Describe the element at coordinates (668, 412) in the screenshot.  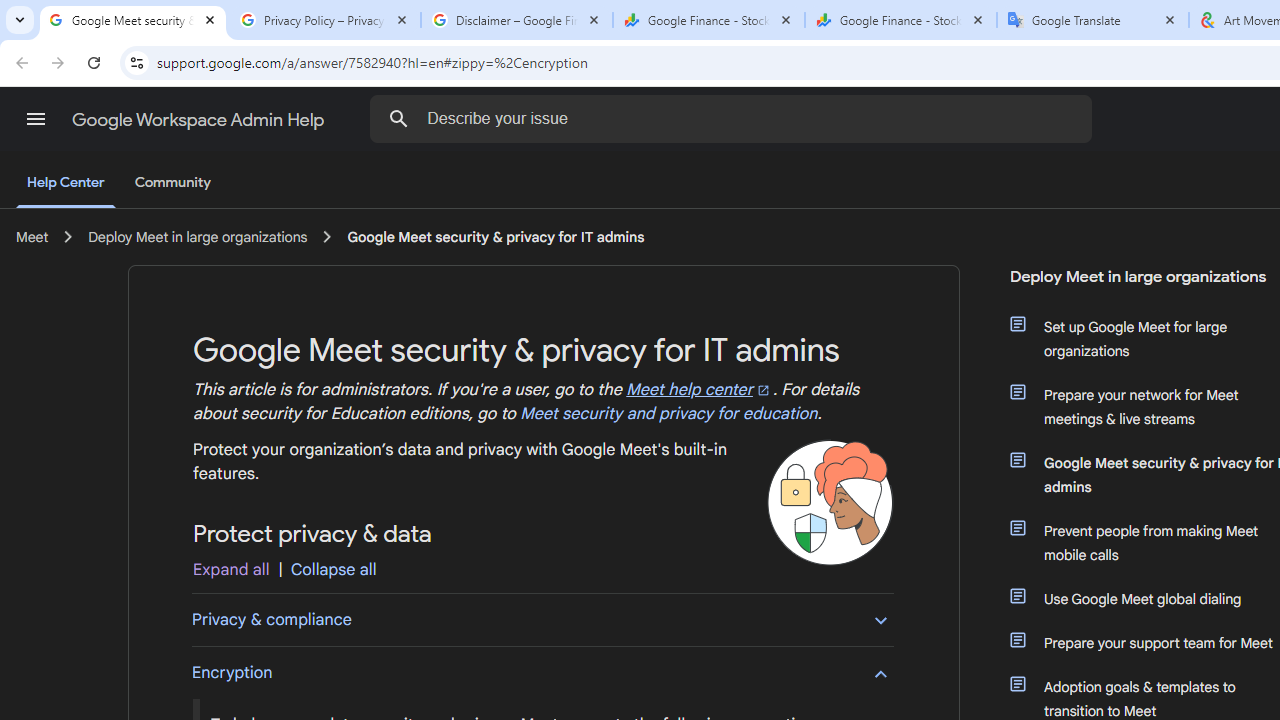
I see `'Meet security and privacy for education'` at that location.